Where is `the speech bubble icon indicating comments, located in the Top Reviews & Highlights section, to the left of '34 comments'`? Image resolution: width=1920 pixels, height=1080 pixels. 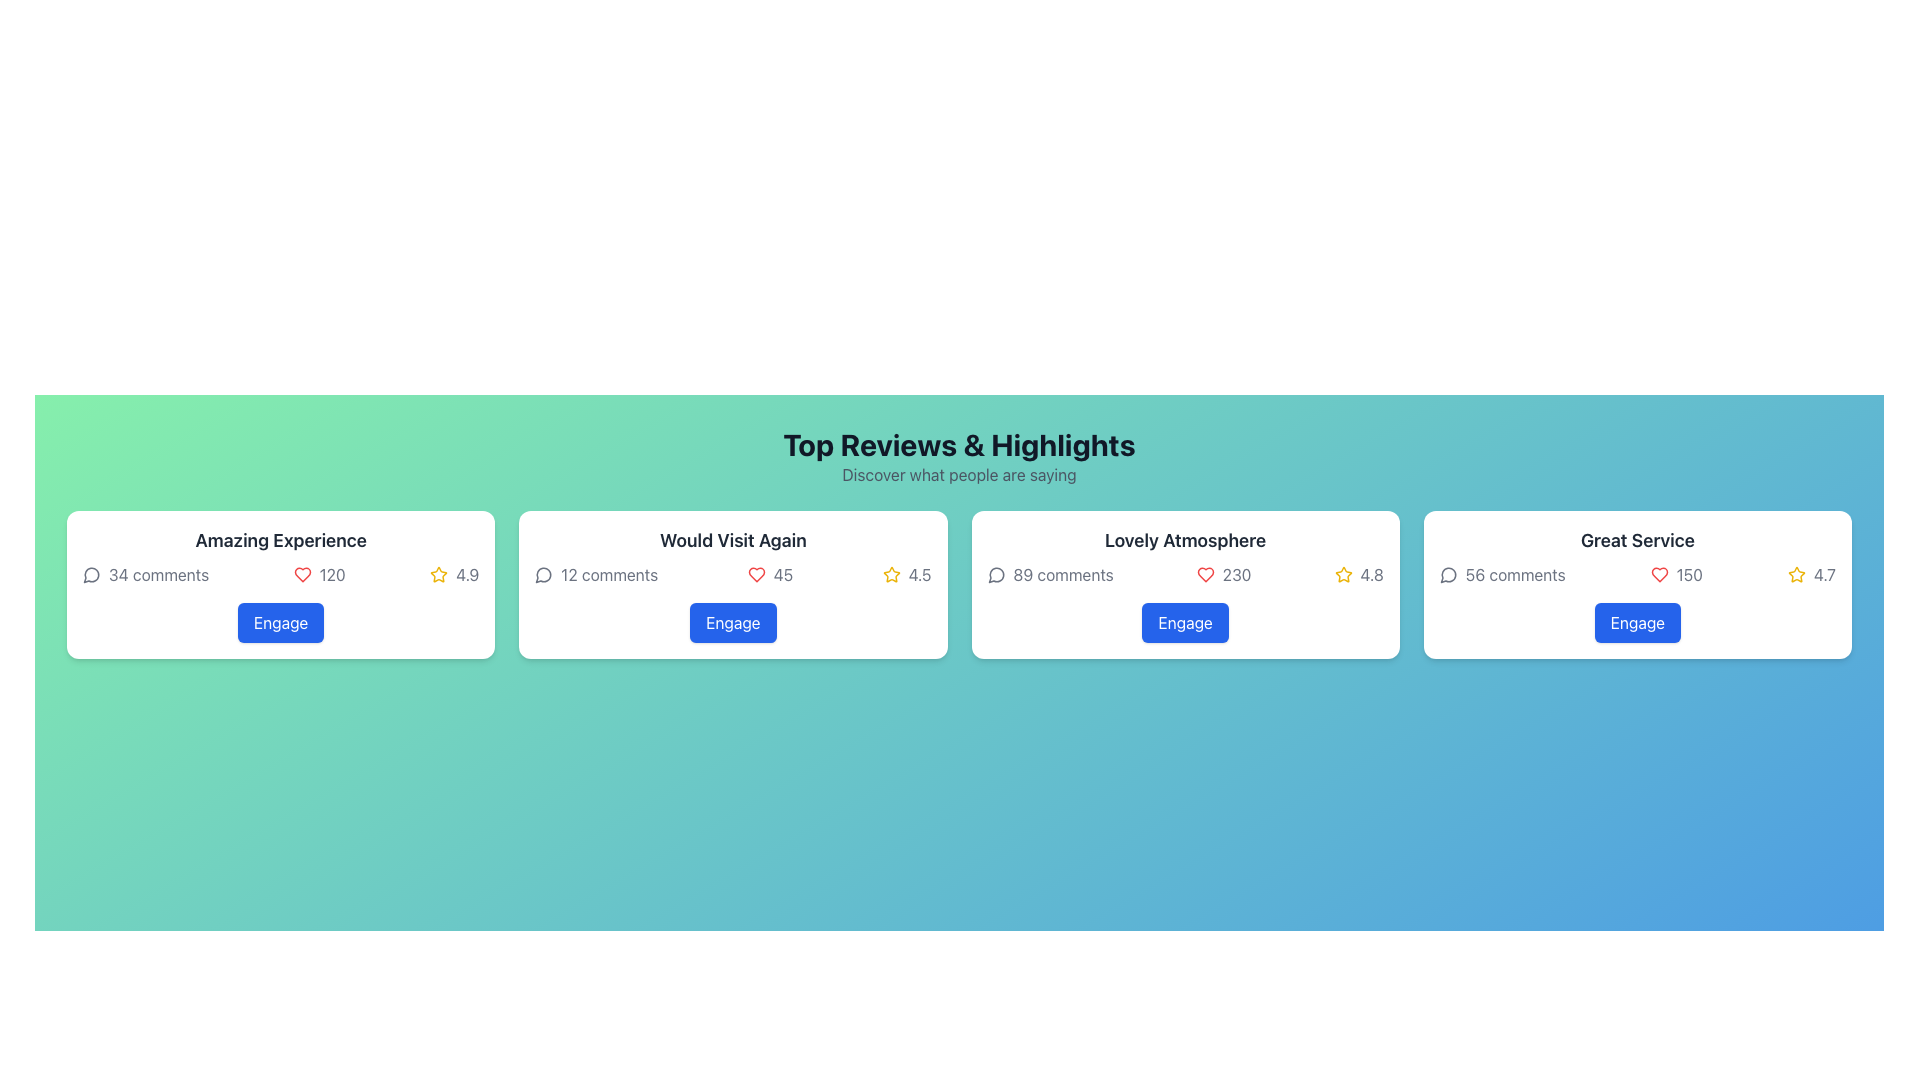
the speech bubble icon indicating comments, located in the Top Reviews & Highlights section, to the left of '34 comments' is located at coordinates (90, 574).